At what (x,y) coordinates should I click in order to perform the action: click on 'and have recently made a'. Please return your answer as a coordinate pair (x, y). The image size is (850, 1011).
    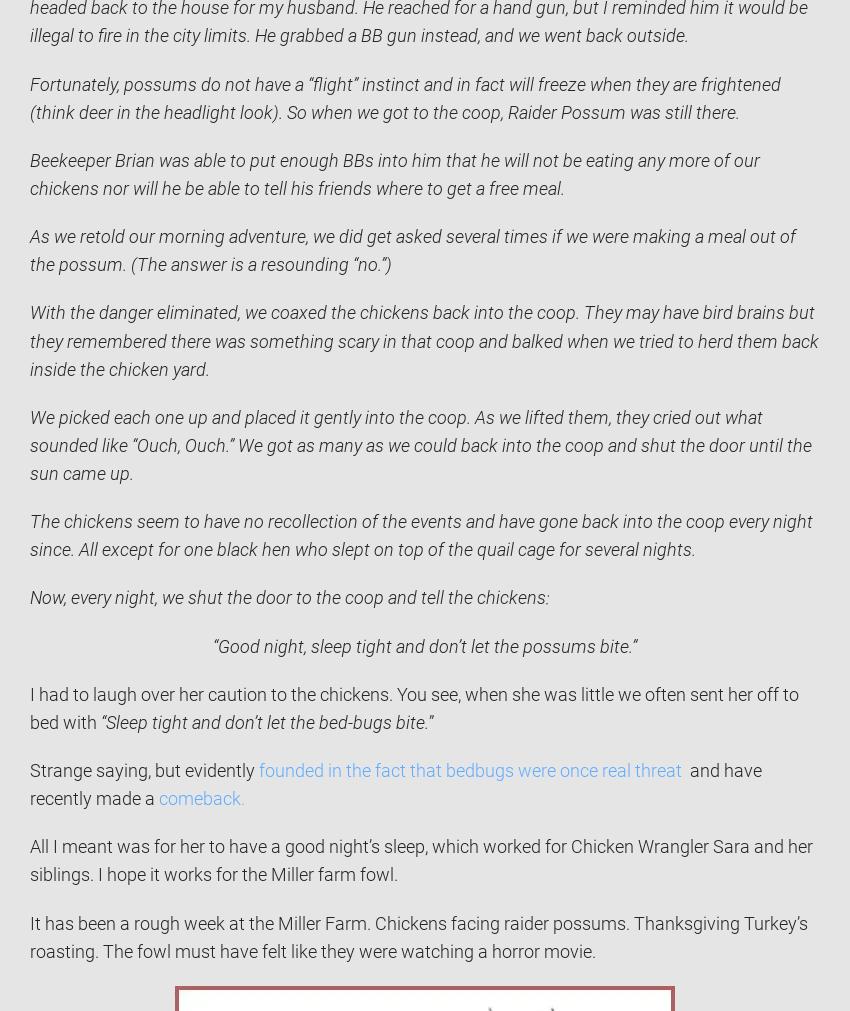
    Looking at the image, I should click on (396, 784).